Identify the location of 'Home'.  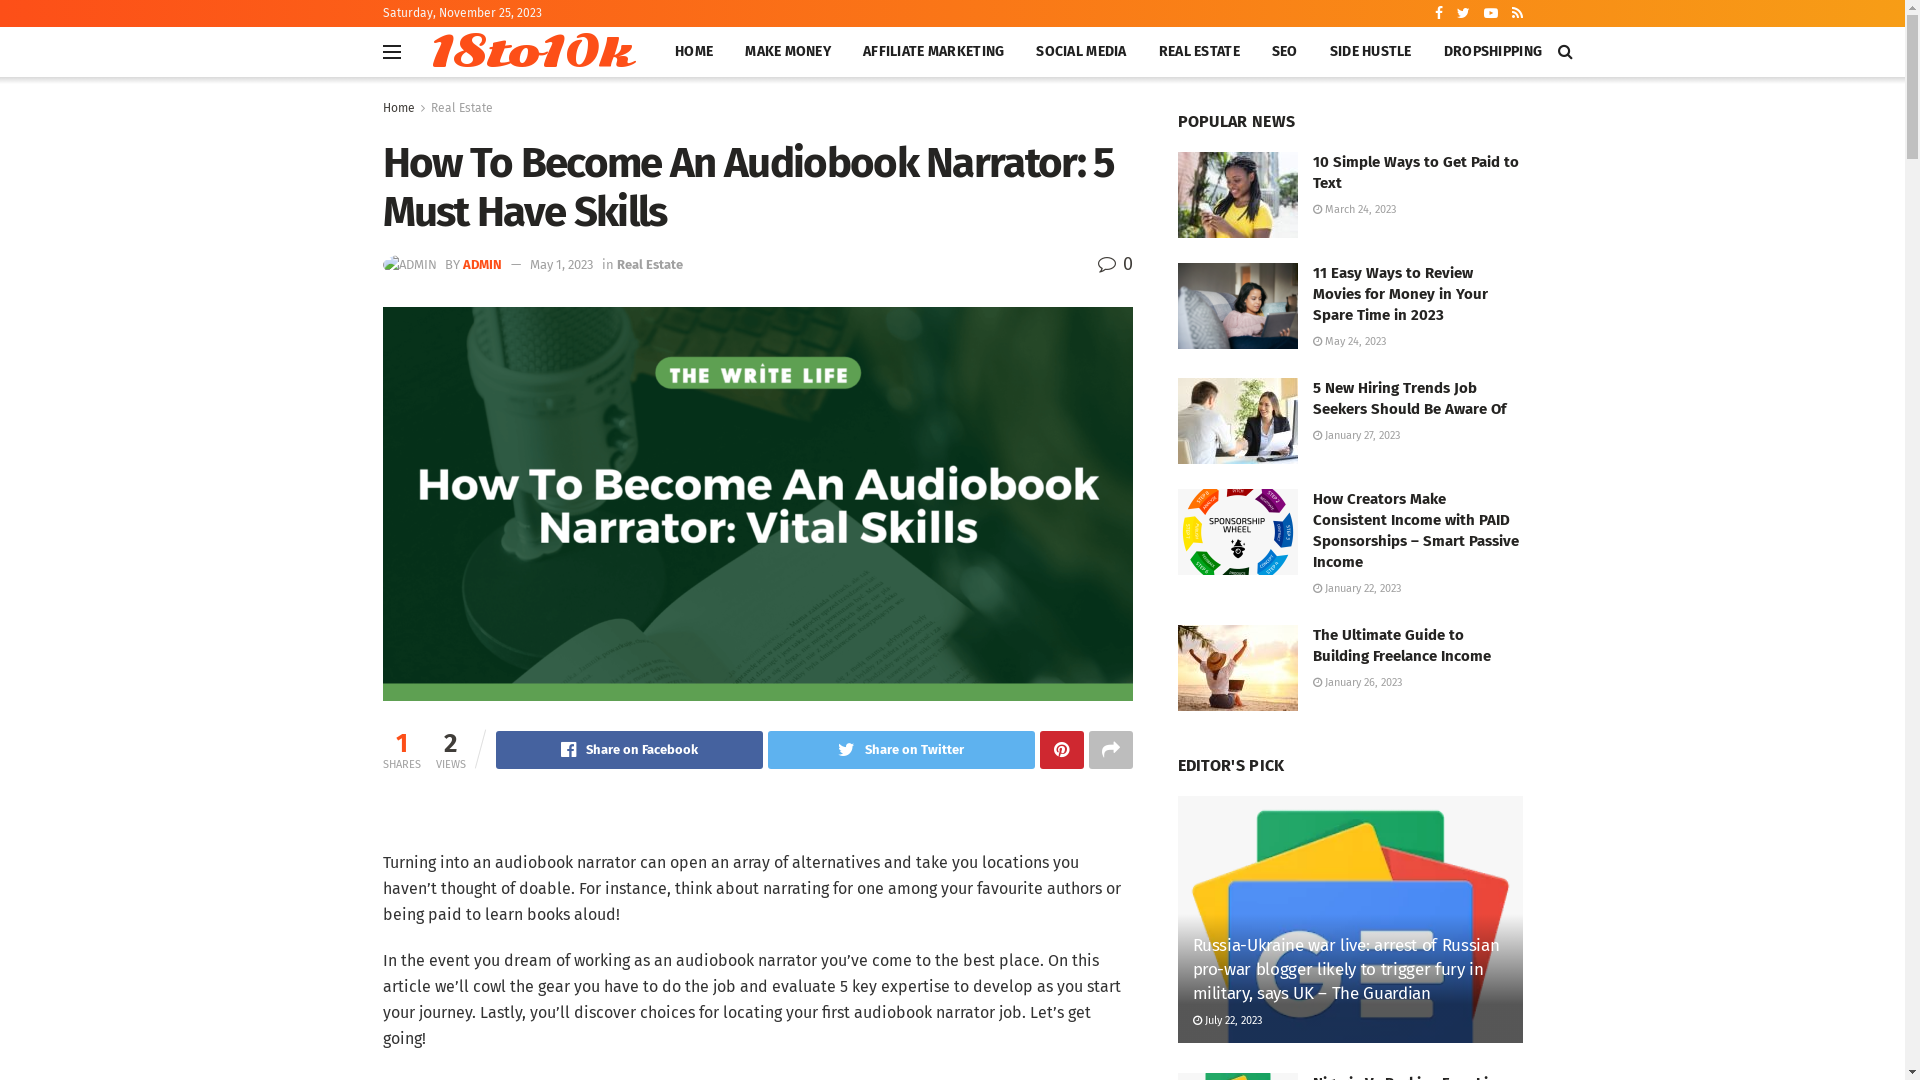
(398, 108).